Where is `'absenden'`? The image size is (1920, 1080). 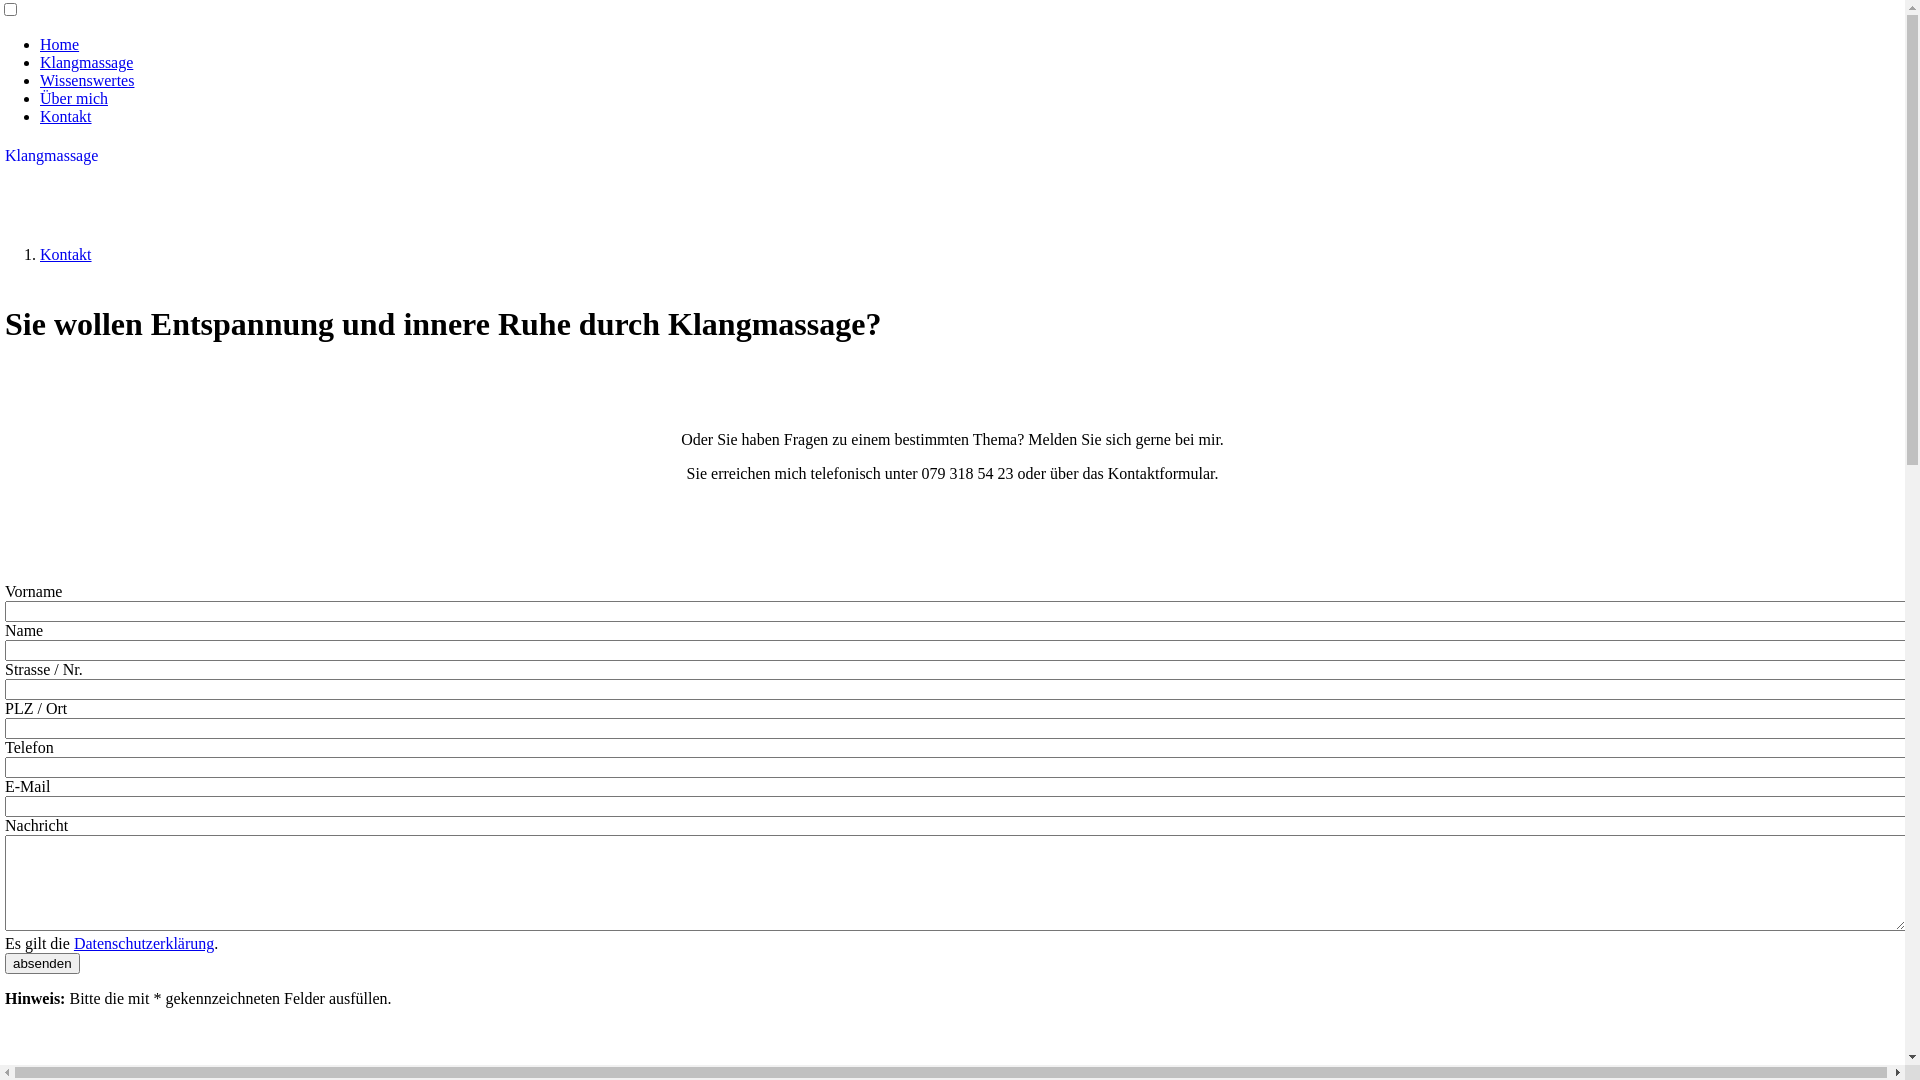 'absenden' is located at coordinates (42, 962).